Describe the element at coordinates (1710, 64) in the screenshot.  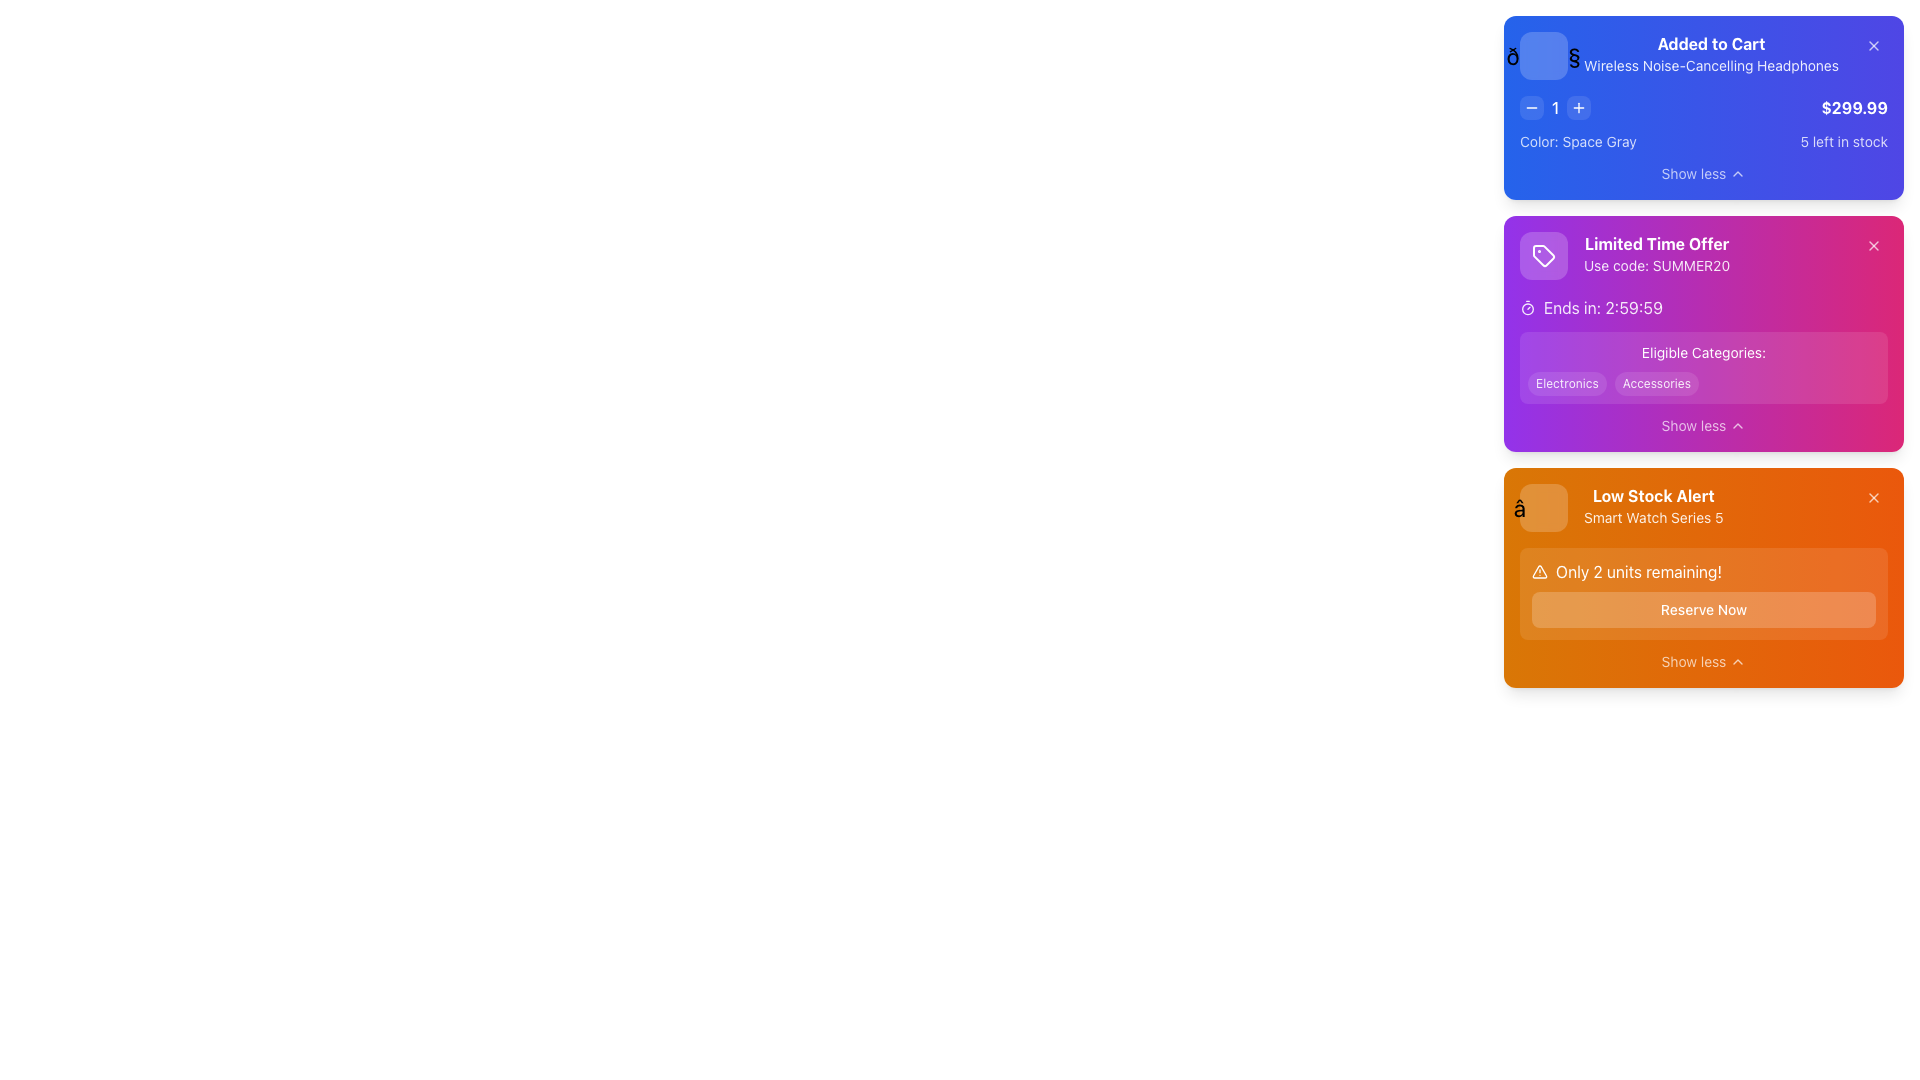
I see `informational text label that displays the name of the item added to the cart, located in the top-right corner of the layout, below the 'Added to Cart' text` at that location.